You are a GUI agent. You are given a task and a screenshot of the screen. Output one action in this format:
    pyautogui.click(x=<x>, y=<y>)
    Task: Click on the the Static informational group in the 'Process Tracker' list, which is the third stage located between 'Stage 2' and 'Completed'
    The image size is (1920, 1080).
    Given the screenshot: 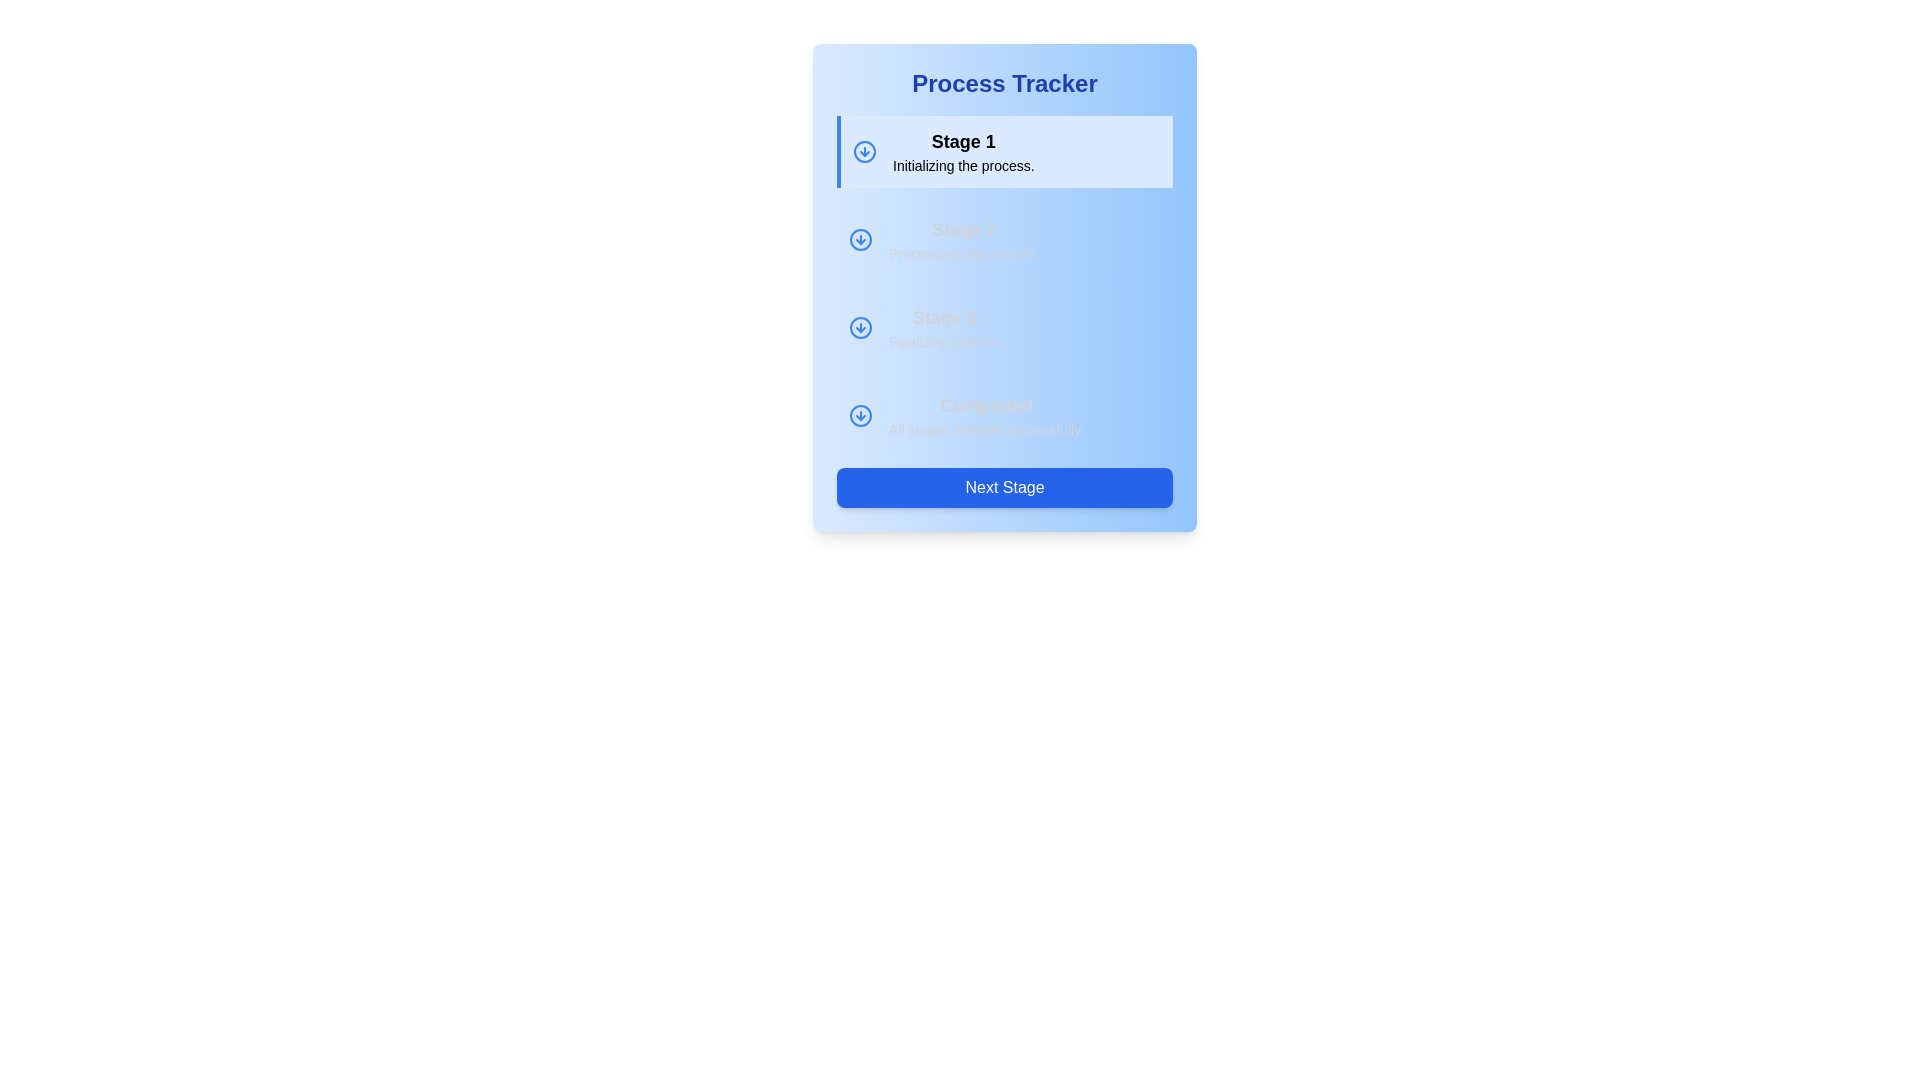 What is the action you would take?
    pyautogui.click(x=1004, y=326)
    